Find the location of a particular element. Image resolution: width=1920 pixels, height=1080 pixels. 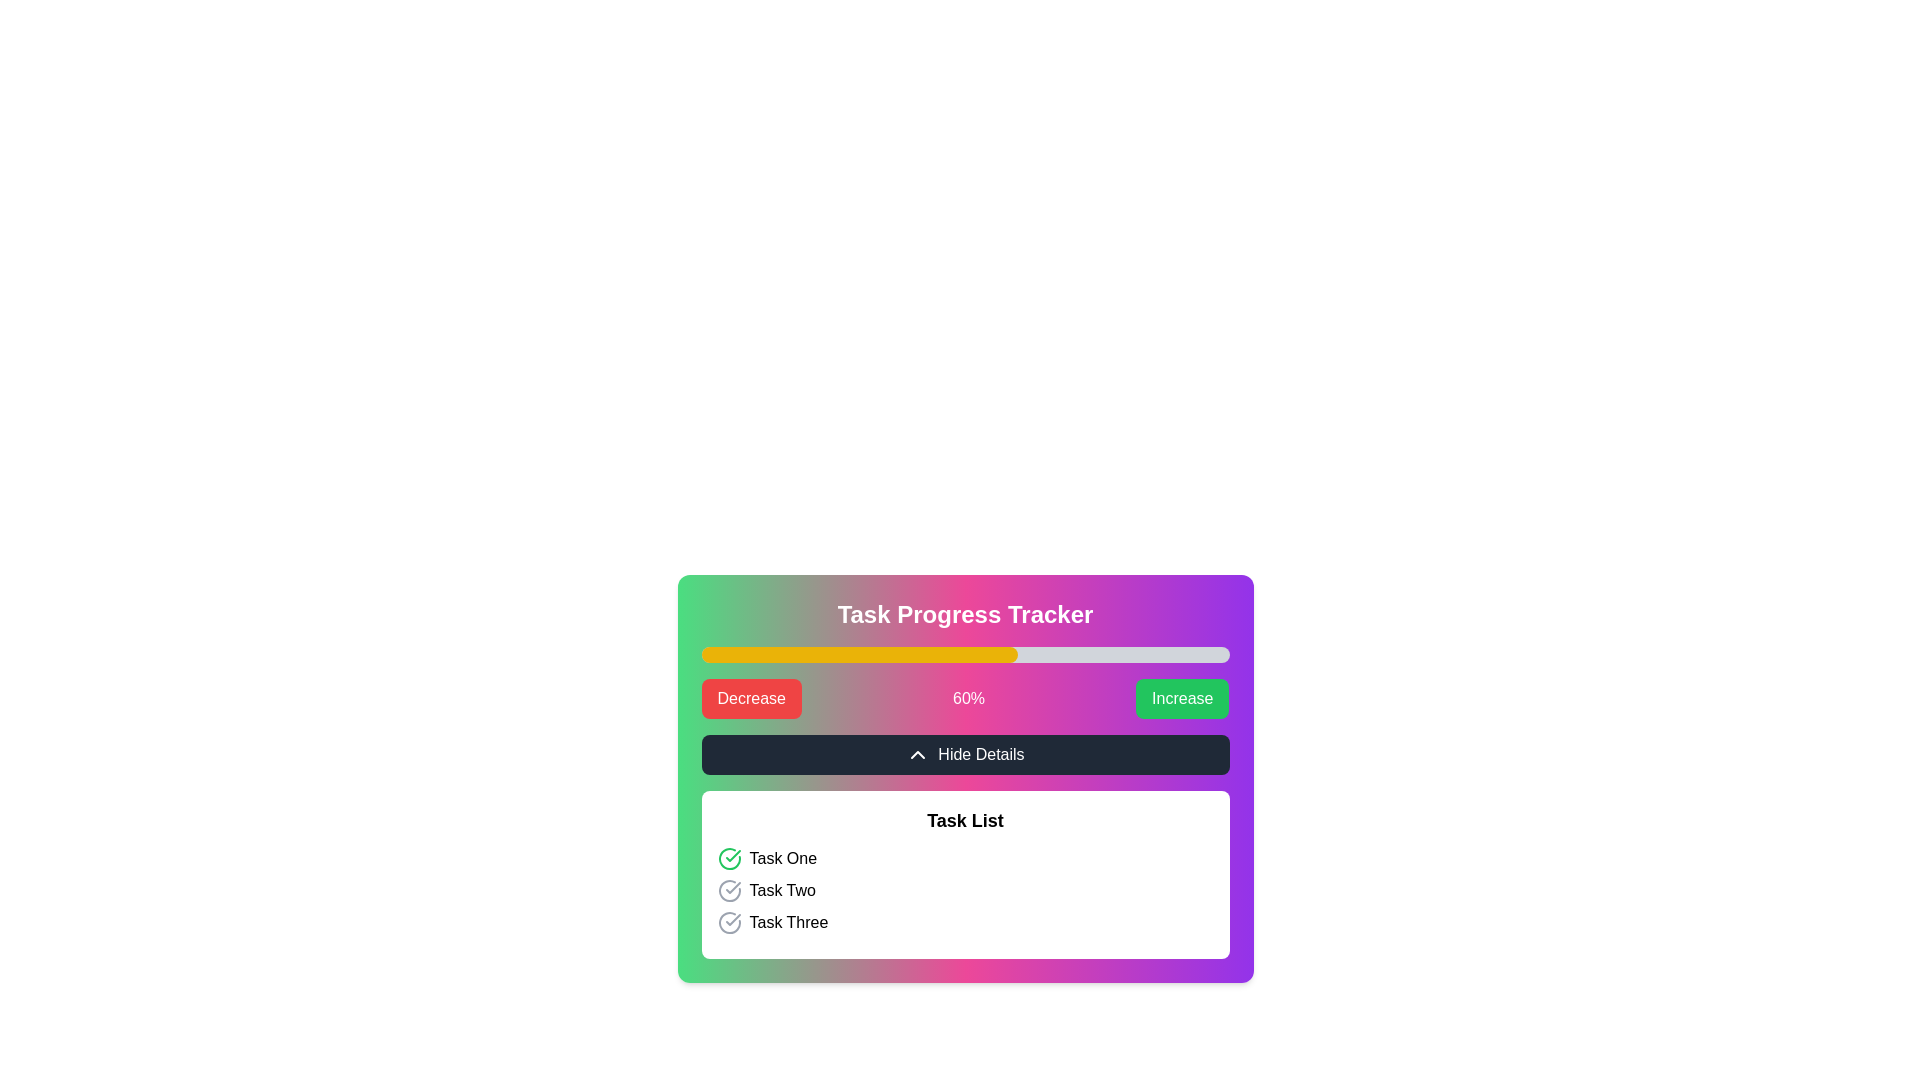

the appearance of the green circular status indicator with a checkmark, which is the first element in the task list positioned to the left of 'Task One' is located at coordinates (728, 858).